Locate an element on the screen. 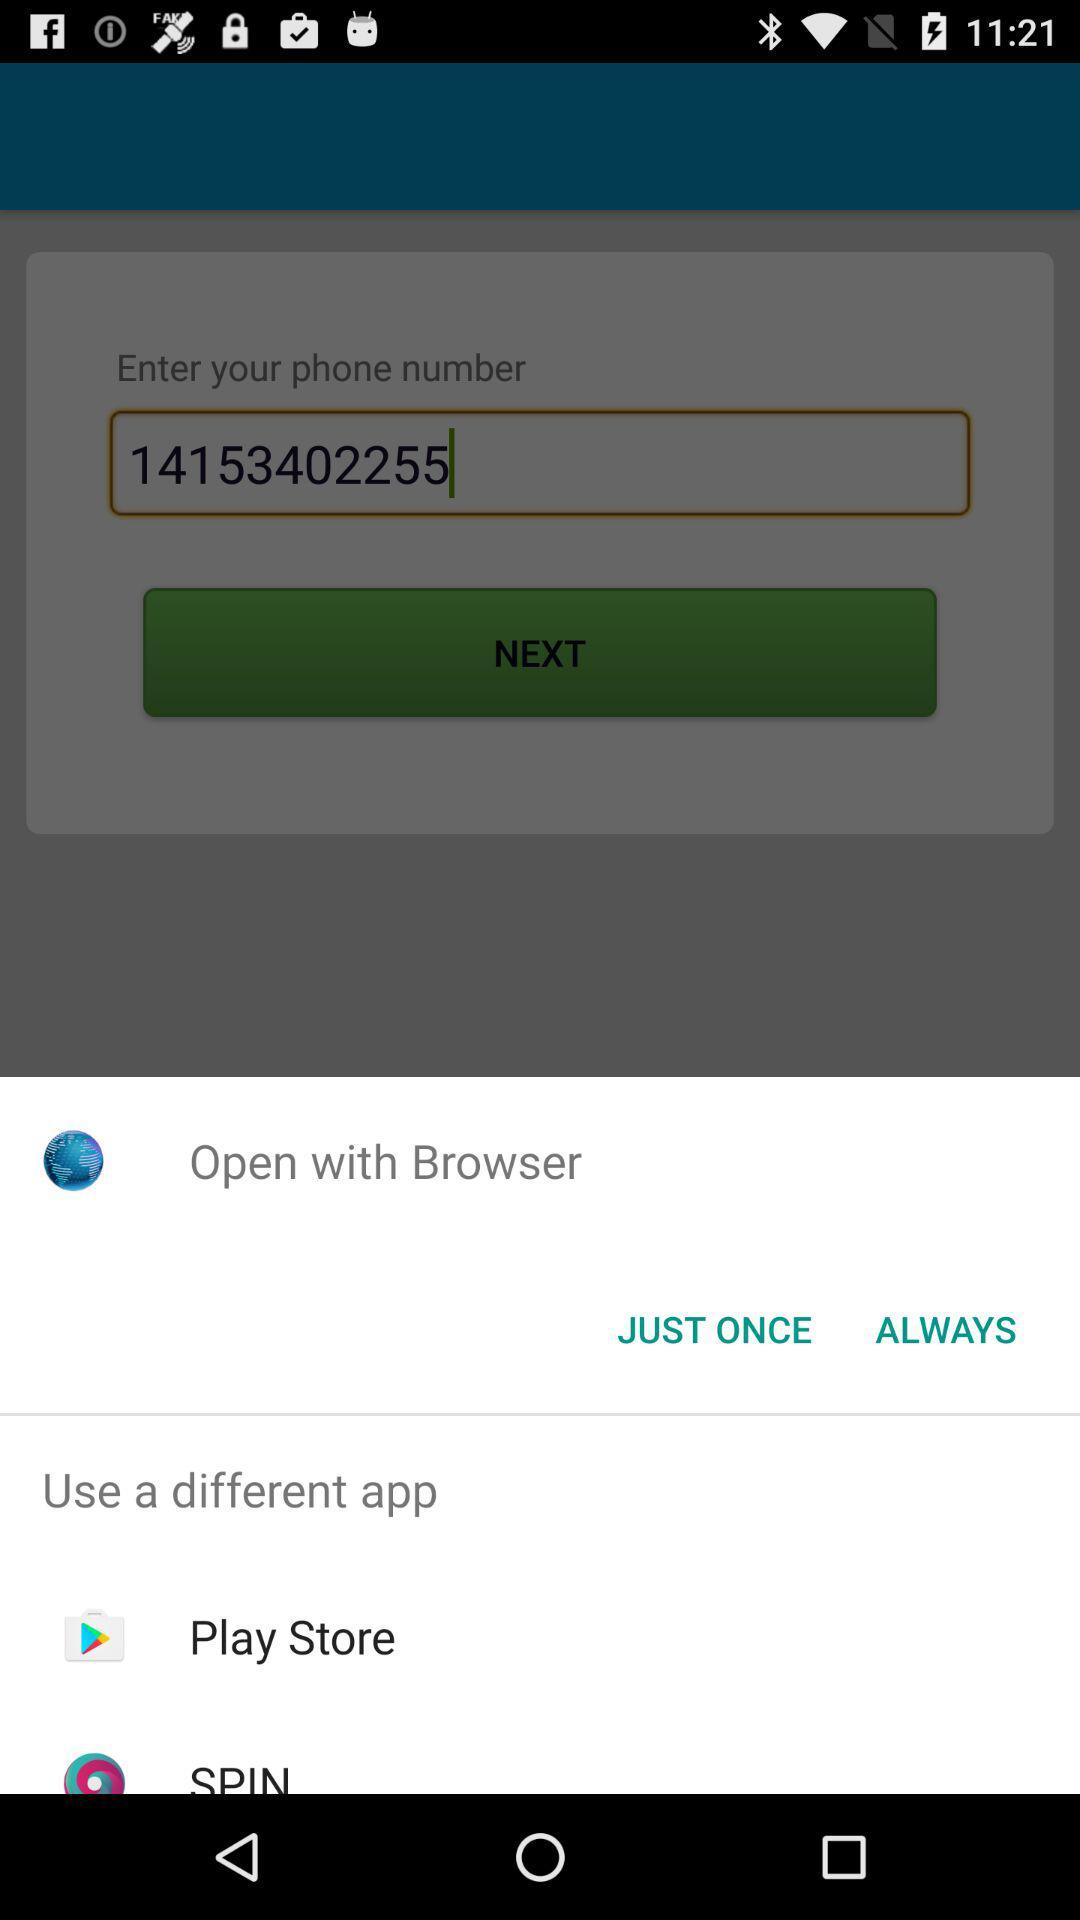 Image resolution: width=1080 pixels, height=1920 pixels. always button is located at coordinates (945, 1329).